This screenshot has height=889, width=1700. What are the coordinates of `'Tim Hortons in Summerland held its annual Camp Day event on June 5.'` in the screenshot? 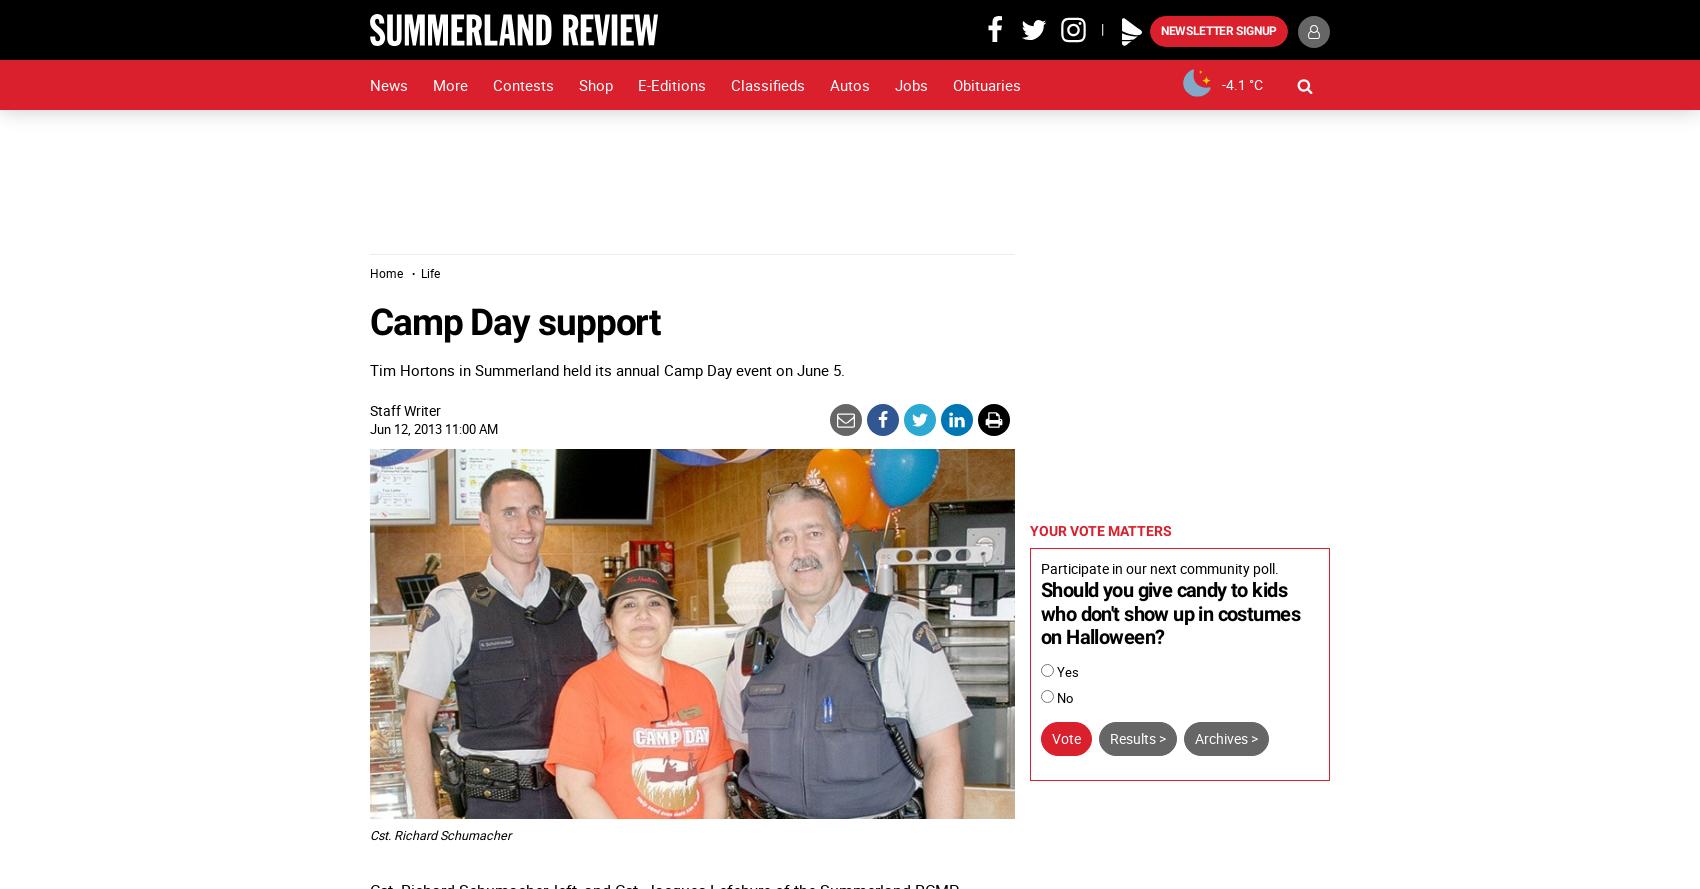 It's located at (606, 368).